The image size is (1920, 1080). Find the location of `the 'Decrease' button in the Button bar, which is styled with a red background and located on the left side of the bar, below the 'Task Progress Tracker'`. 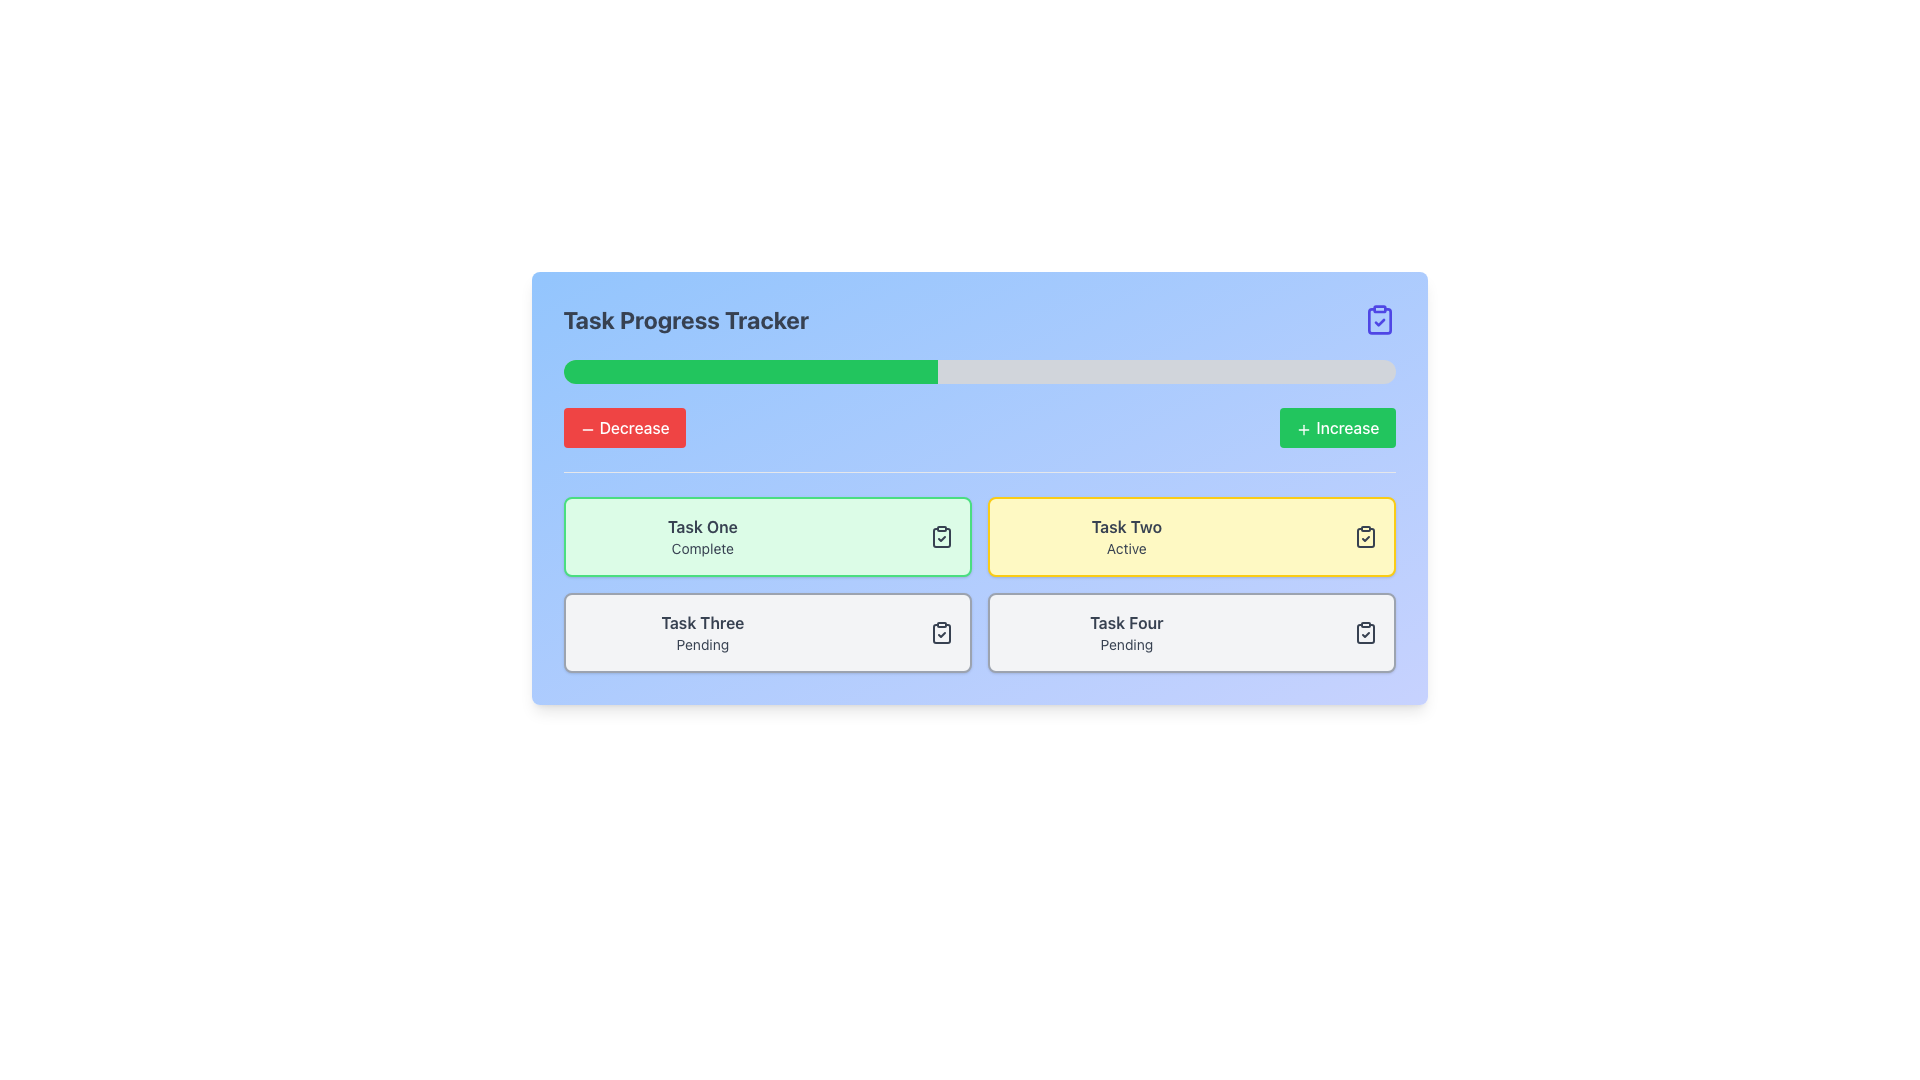

the 'Decrease' button in the Button bar, which is styled with a red background and located on the left side of the bar, below the 'Task Progress Tracker' is located at coordinates (979, 427).